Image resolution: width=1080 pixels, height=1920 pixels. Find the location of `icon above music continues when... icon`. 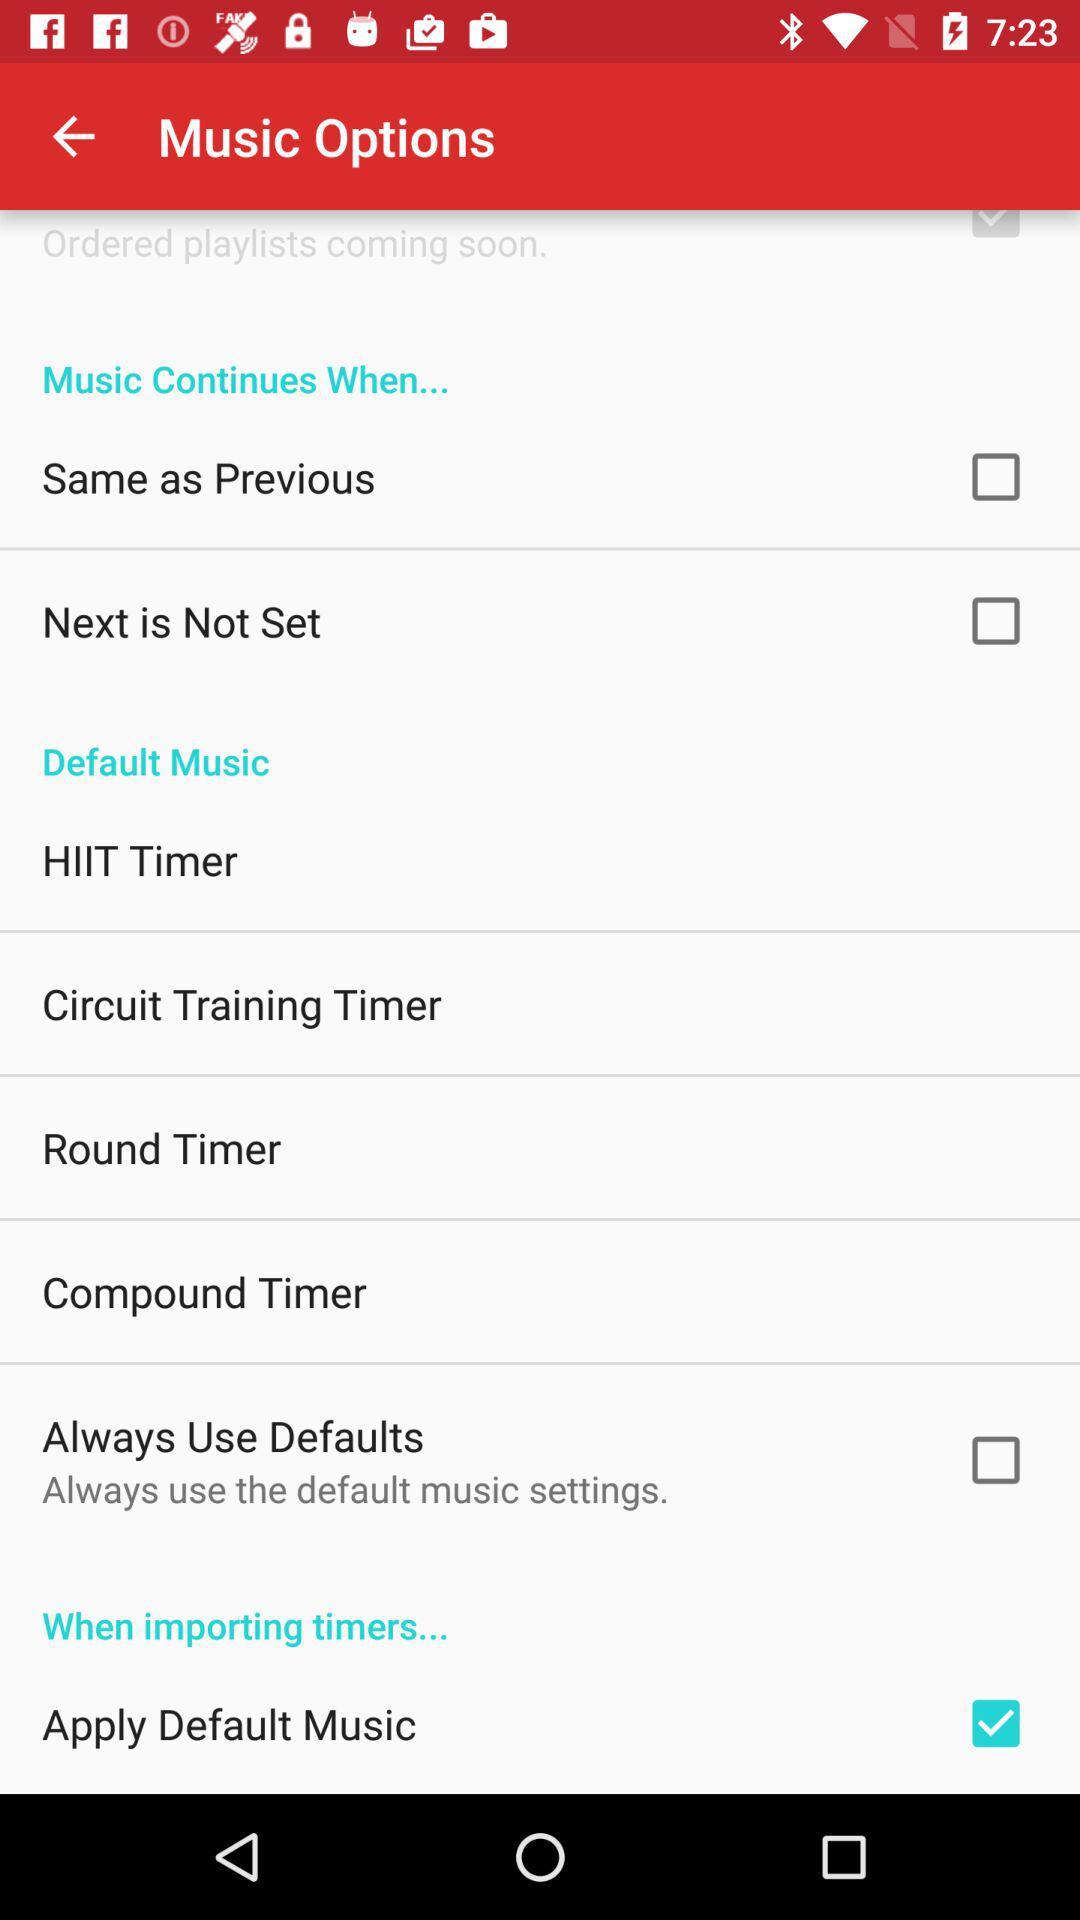

icon above music continues when... icon is located at coordinates (295, 241).